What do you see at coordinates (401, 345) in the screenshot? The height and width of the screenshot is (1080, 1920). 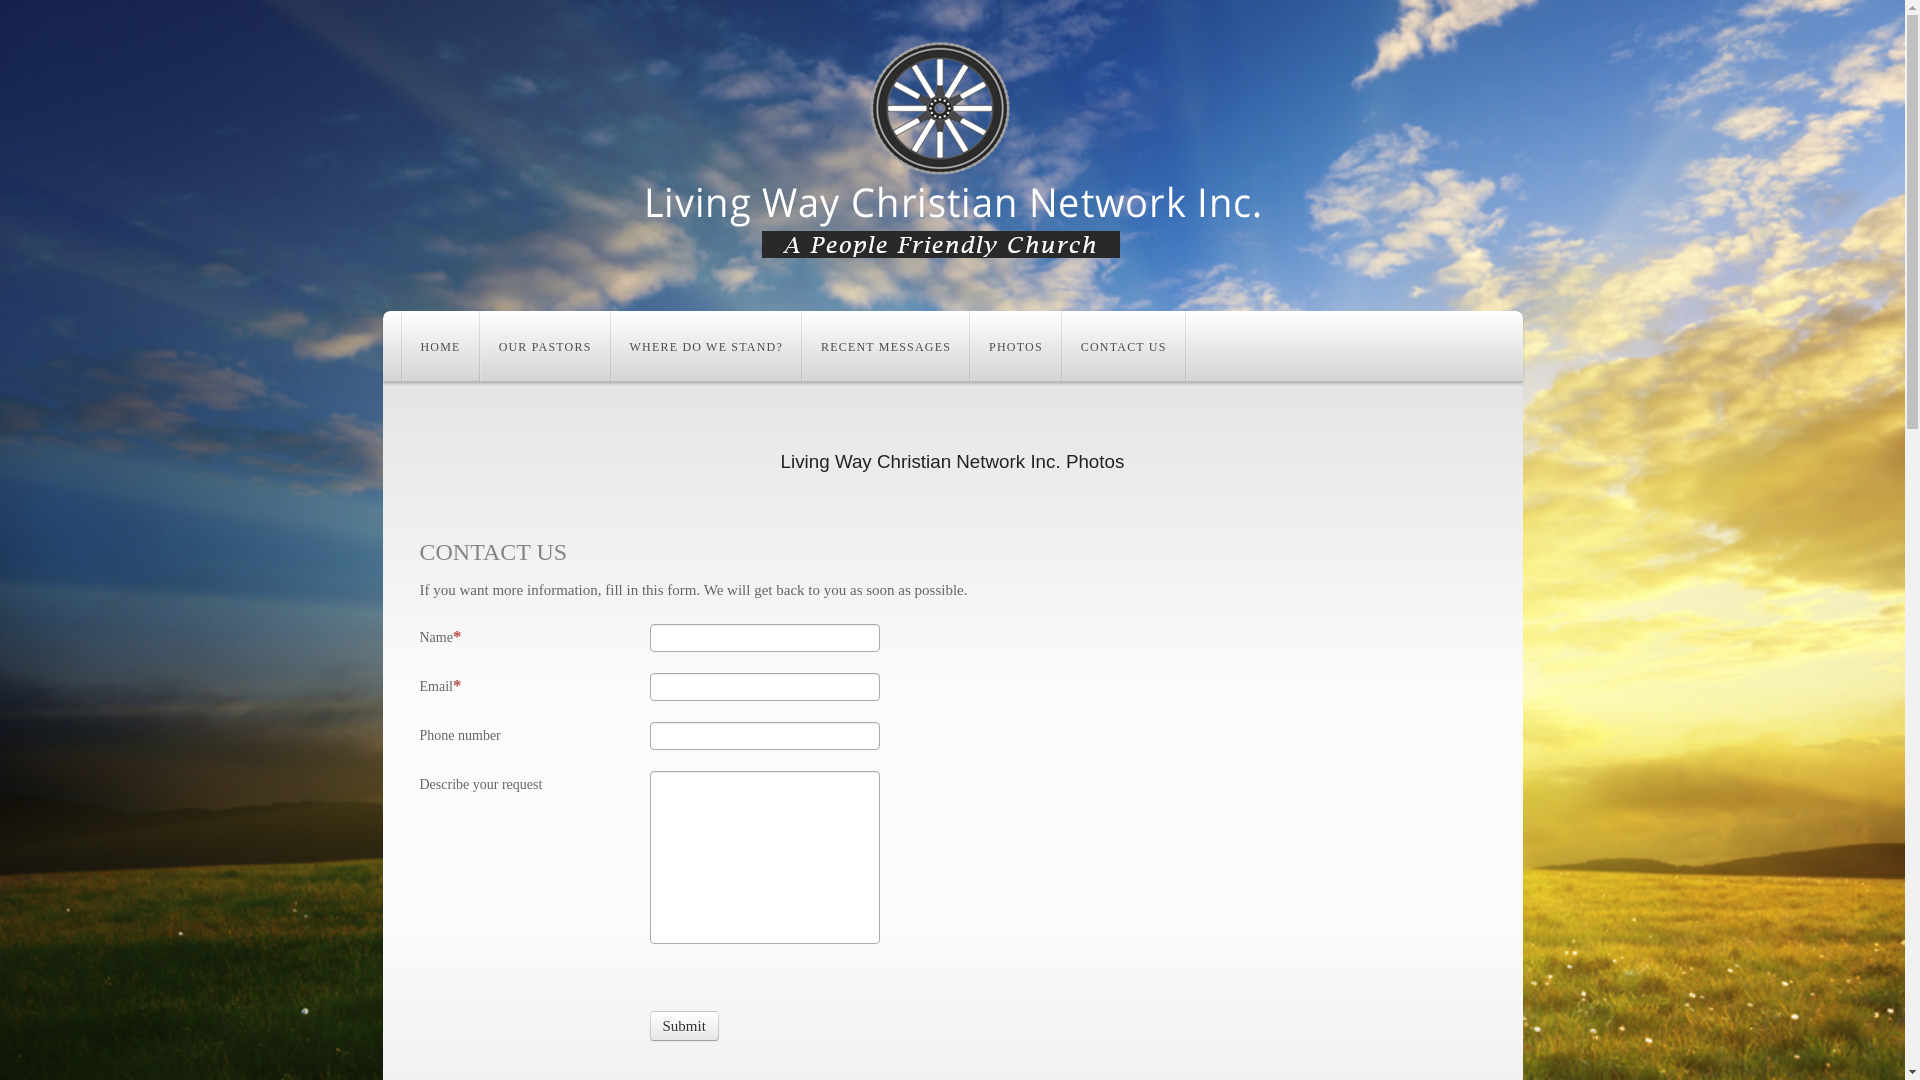 I see `'HOME'` at bounding box center [401, 345].